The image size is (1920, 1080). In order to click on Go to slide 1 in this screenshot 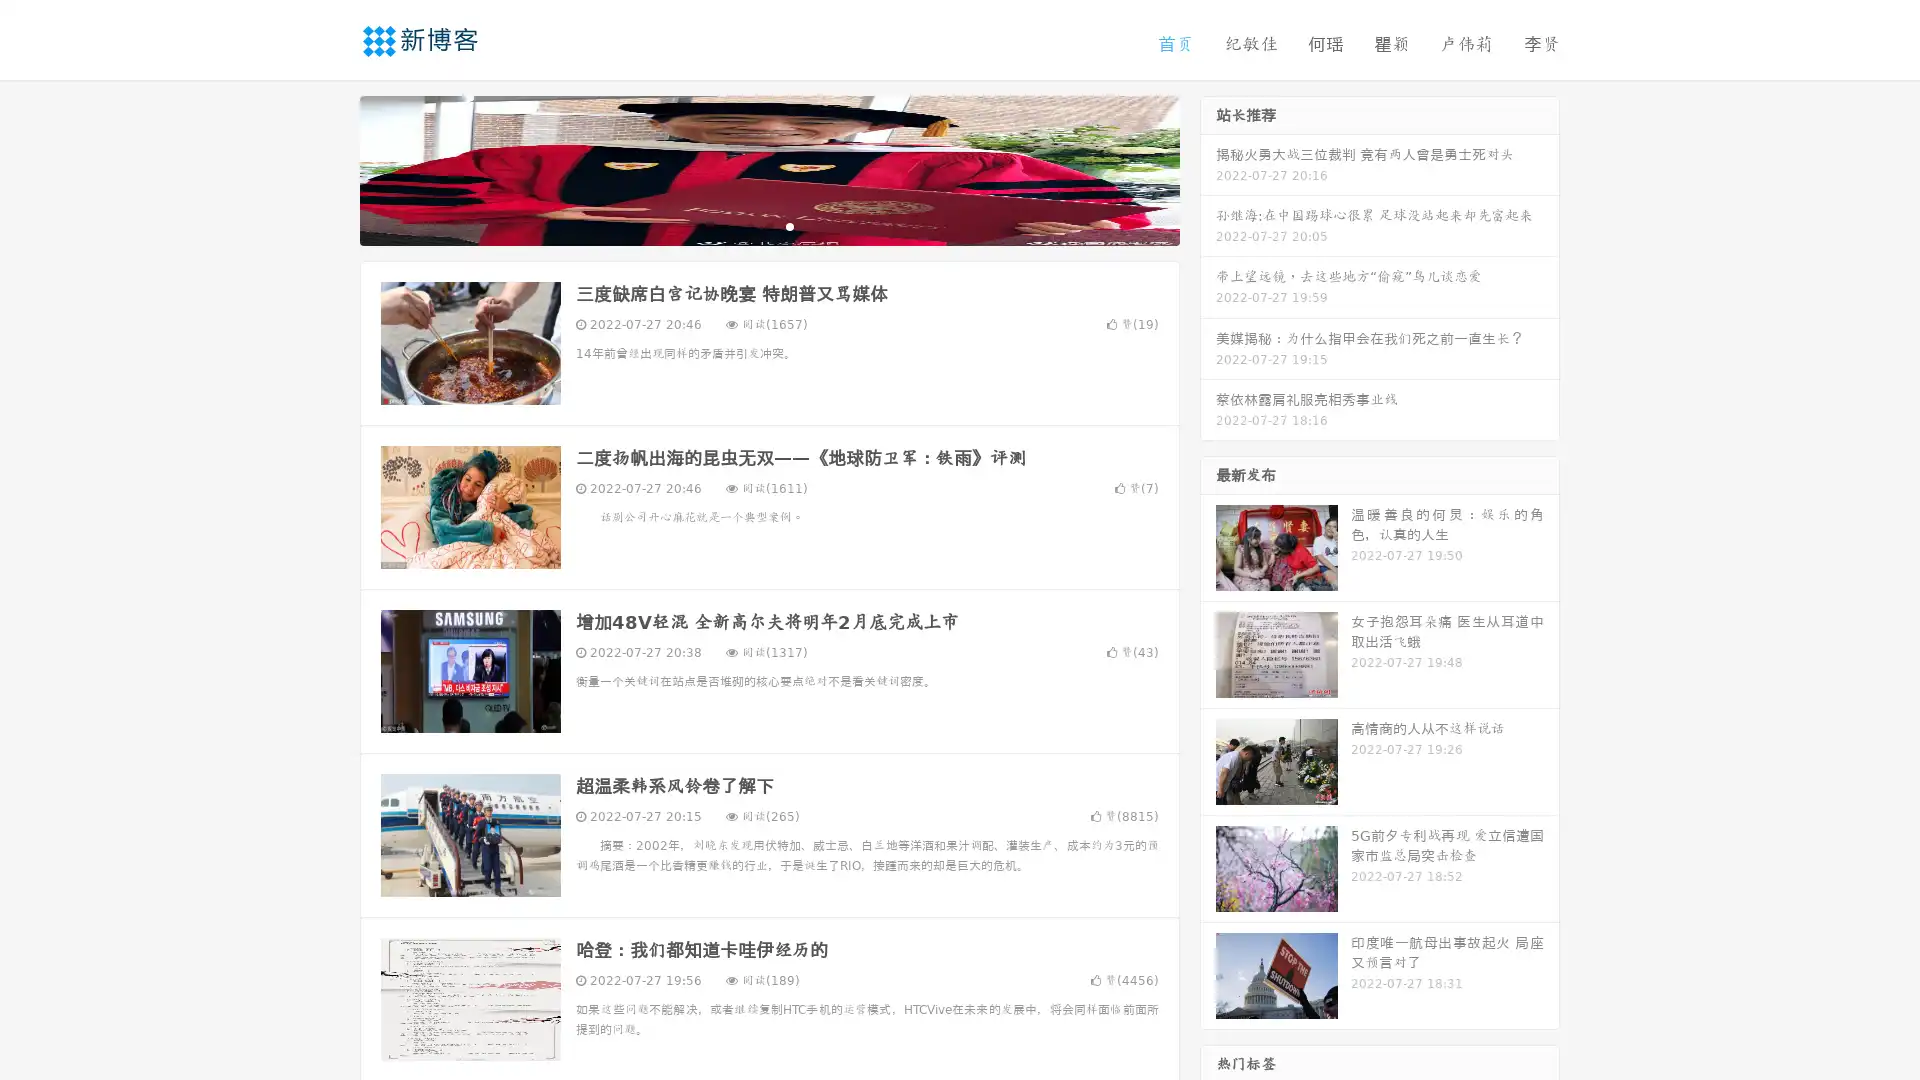, I will do `click(748, 225)`.